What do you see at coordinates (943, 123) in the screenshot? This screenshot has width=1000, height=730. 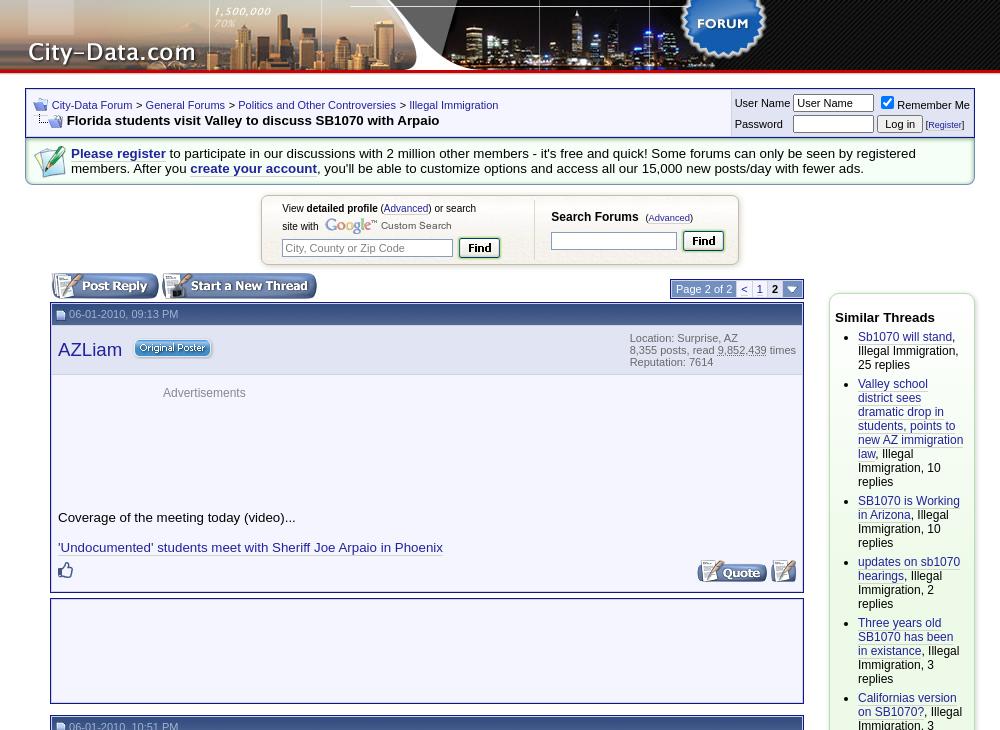 I see `'Register'` at bounding box center [943, 123].